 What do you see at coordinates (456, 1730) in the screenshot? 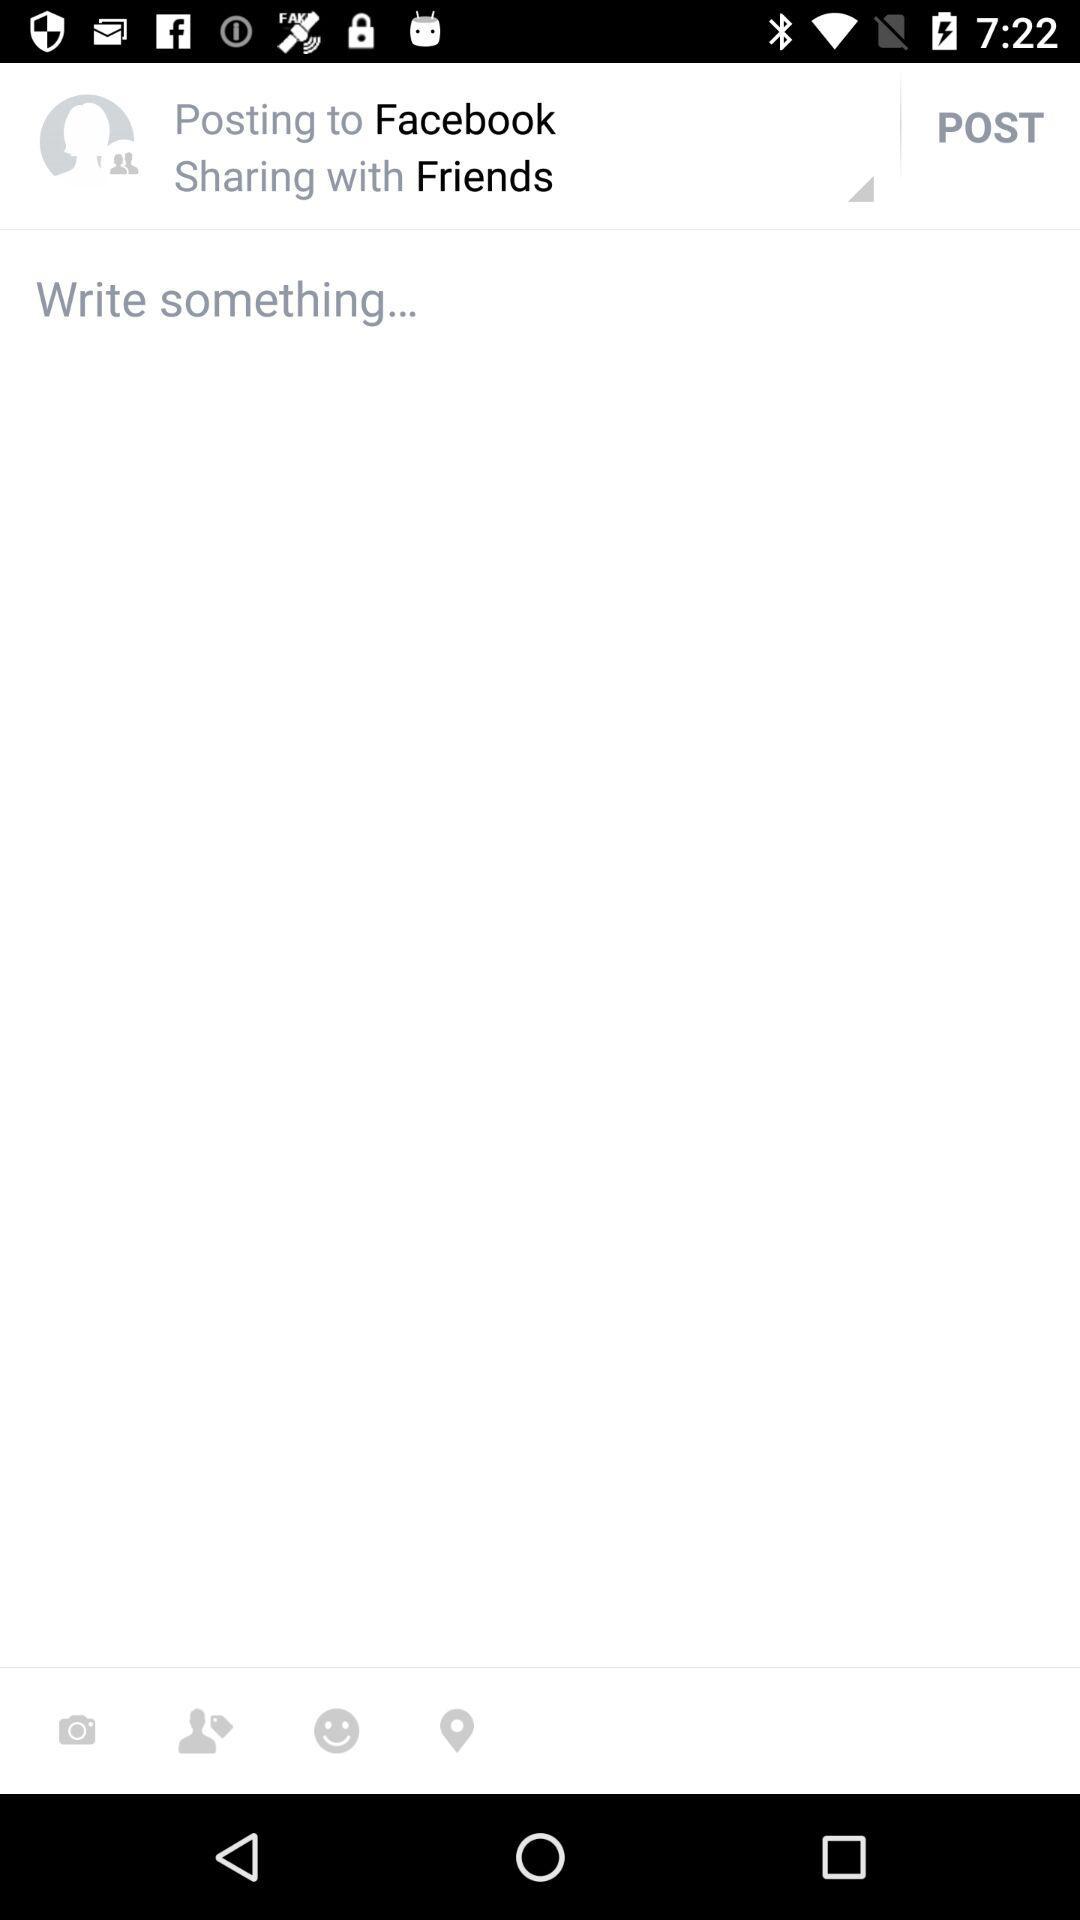
I see `the location icon` at bounding box center [456, 1730].